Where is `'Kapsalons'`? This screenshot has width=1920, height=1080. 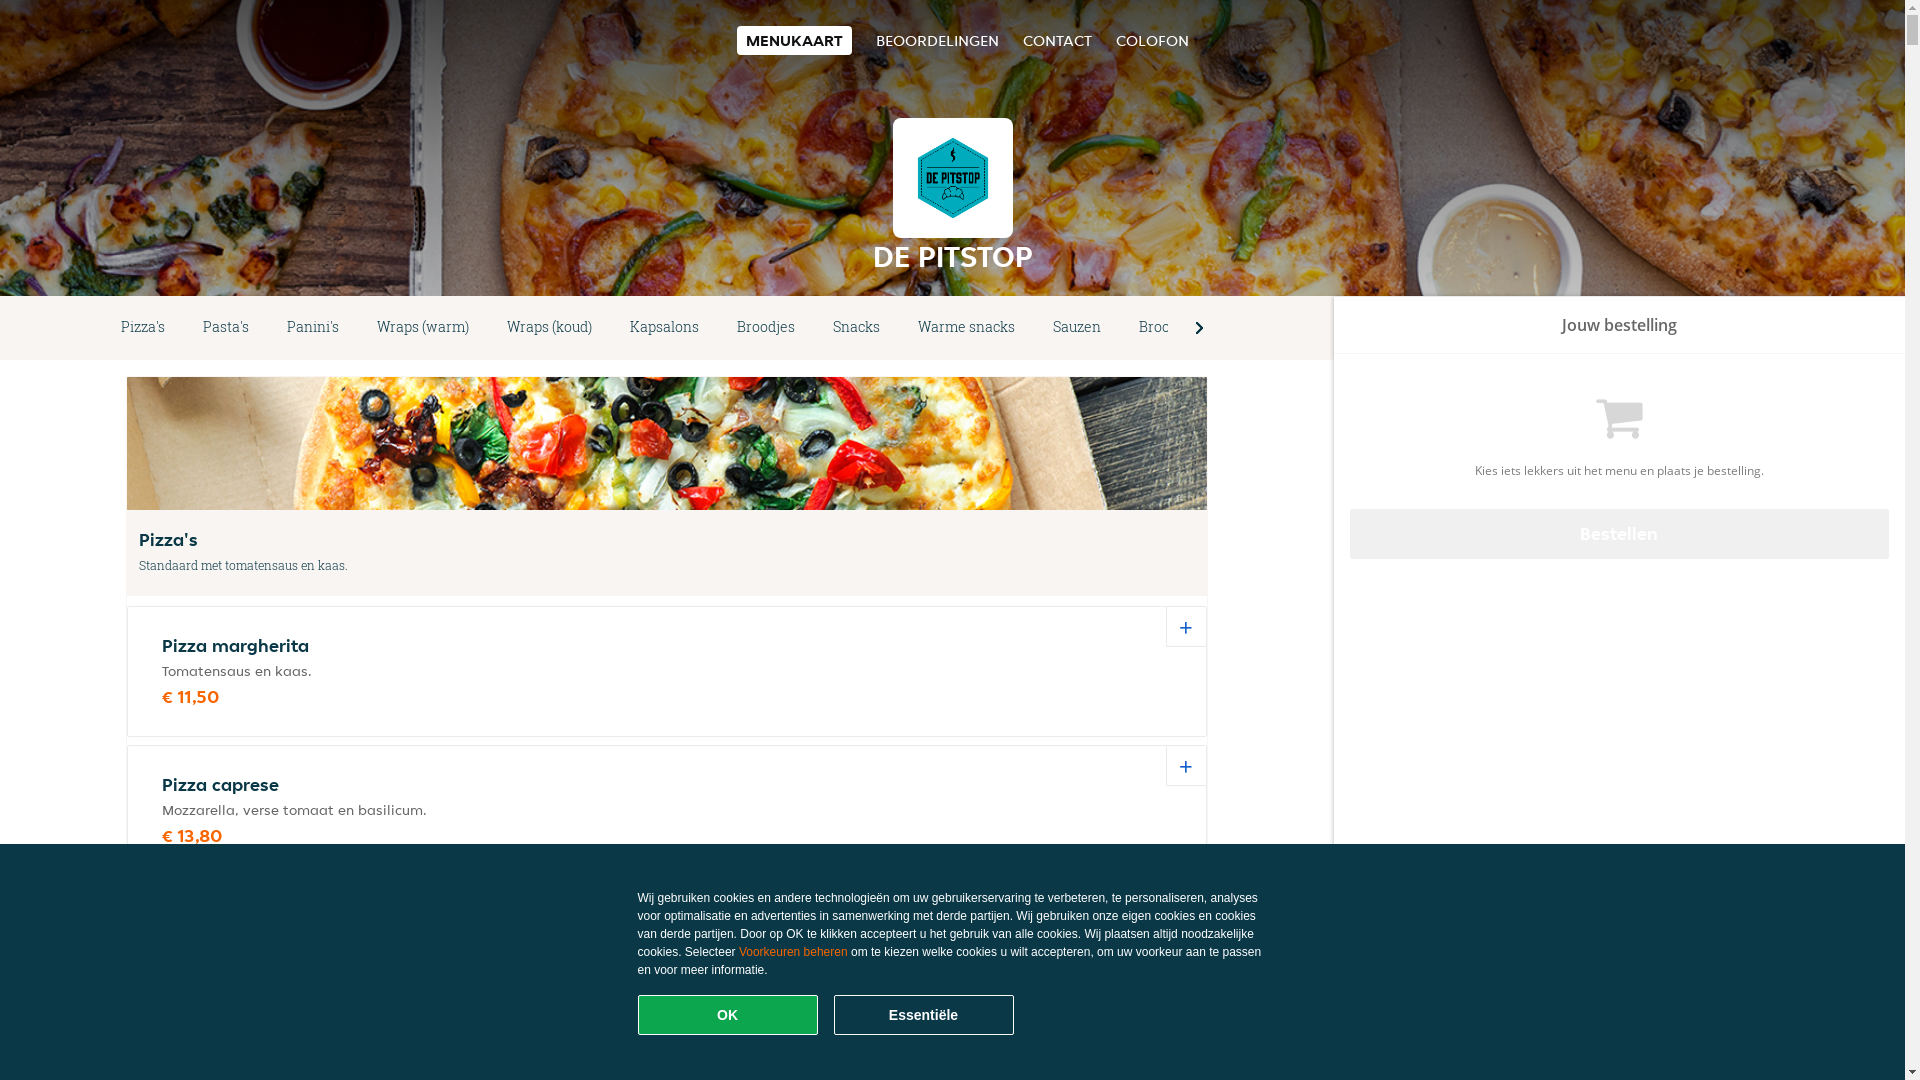
'Kapsalons' is located at coordinates (664, 326).